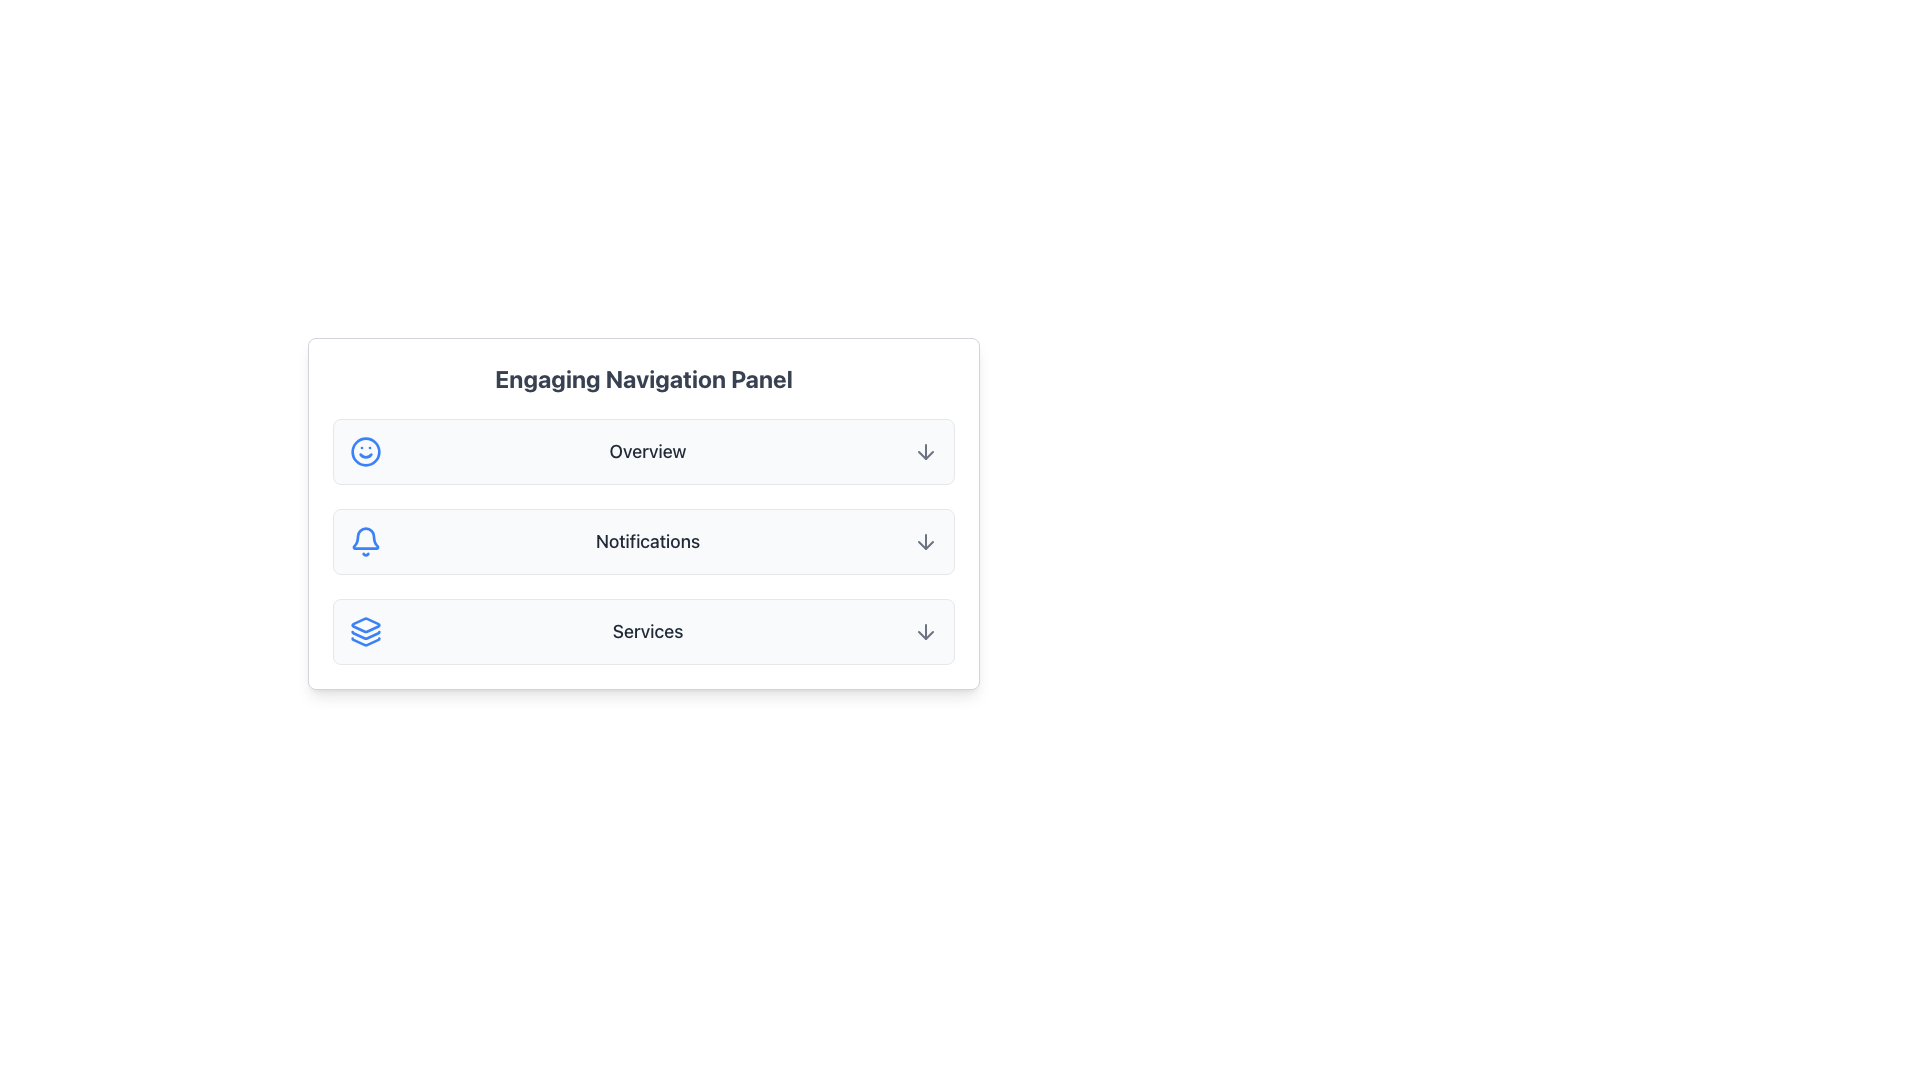 Image resolution: width=1920 pixels, height=1080 pixels. I want to click on the circular decorative component with a solid blue outline and white fill, located at the center of the smiling face graphic, so click(365, 451).